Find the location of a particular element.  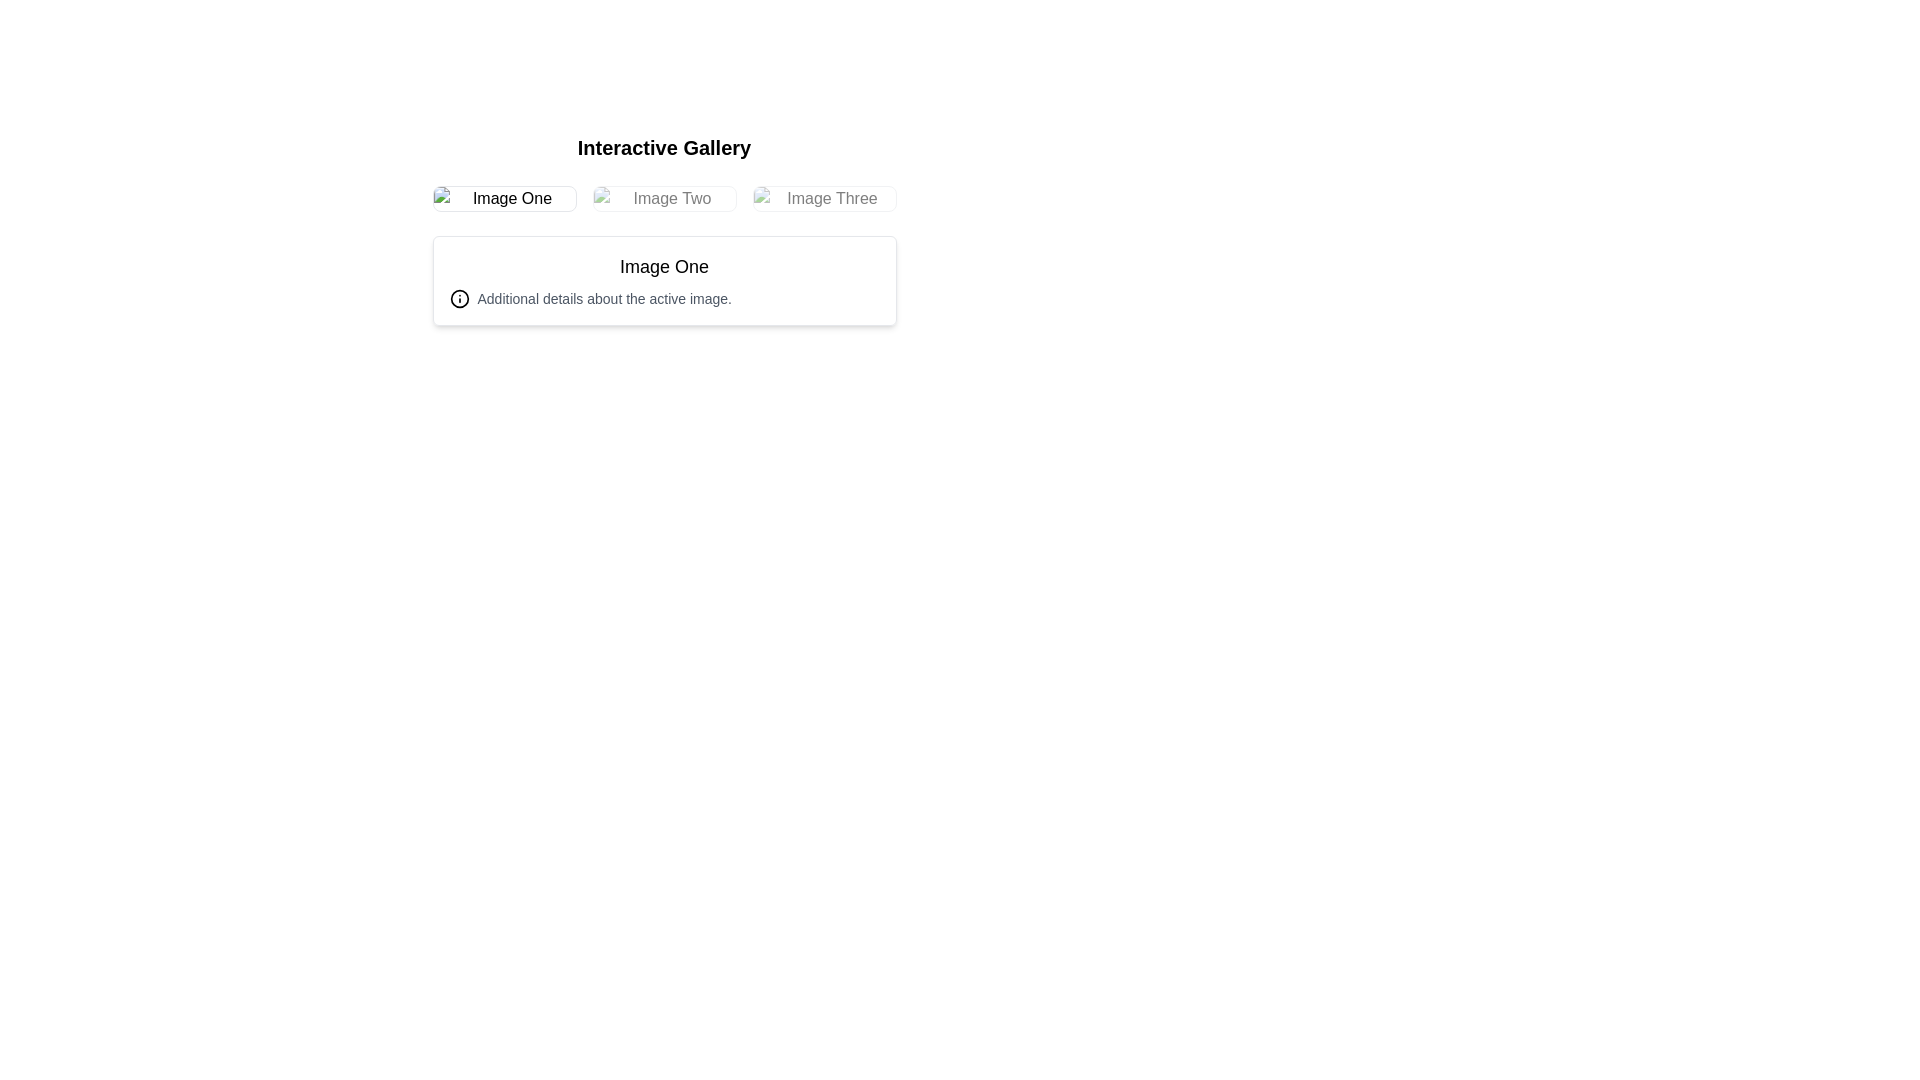

the information icon, which is a minimalistic outlined circle with an 'i', located to the left of the text 'Additional details about the active image.' is located at coordinates (458, 299).